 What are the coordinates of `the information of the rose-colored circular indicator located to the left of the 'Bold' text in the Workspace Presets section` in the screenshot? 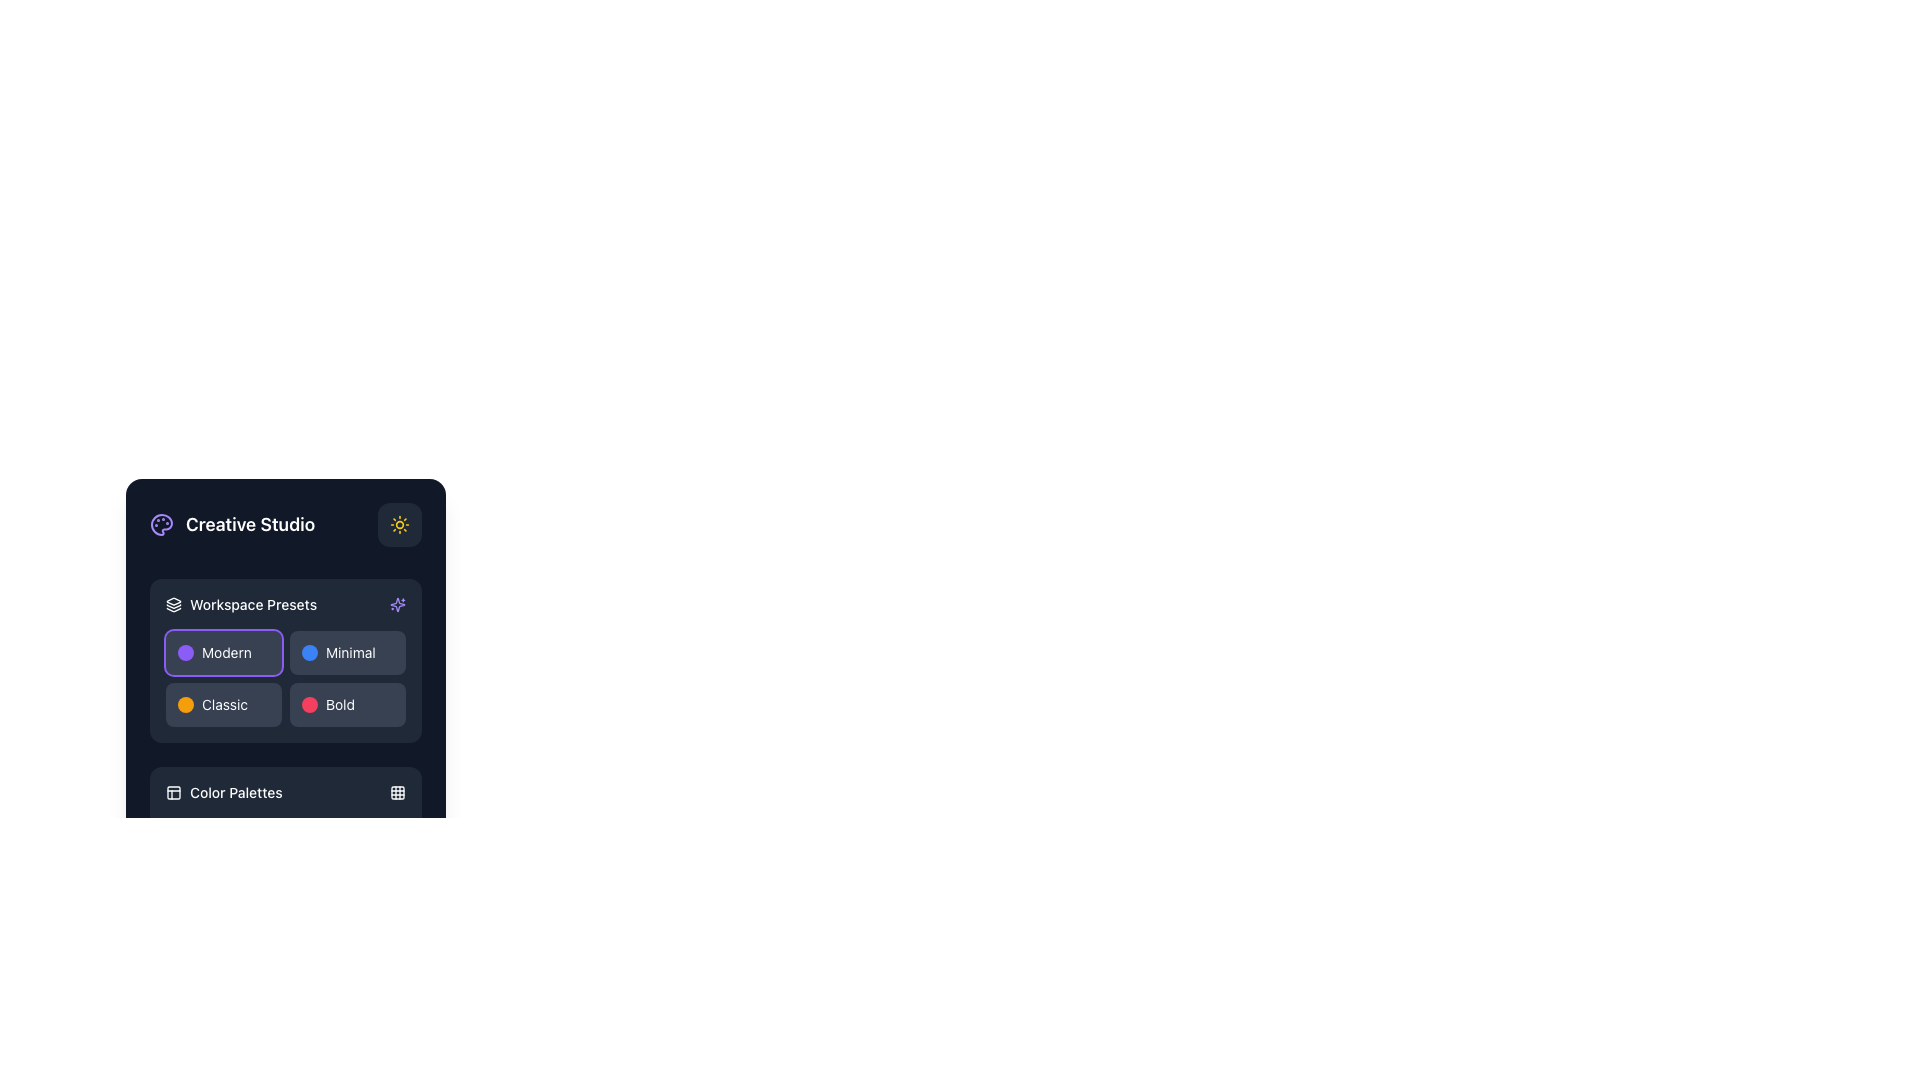 It's located at (309, 704).